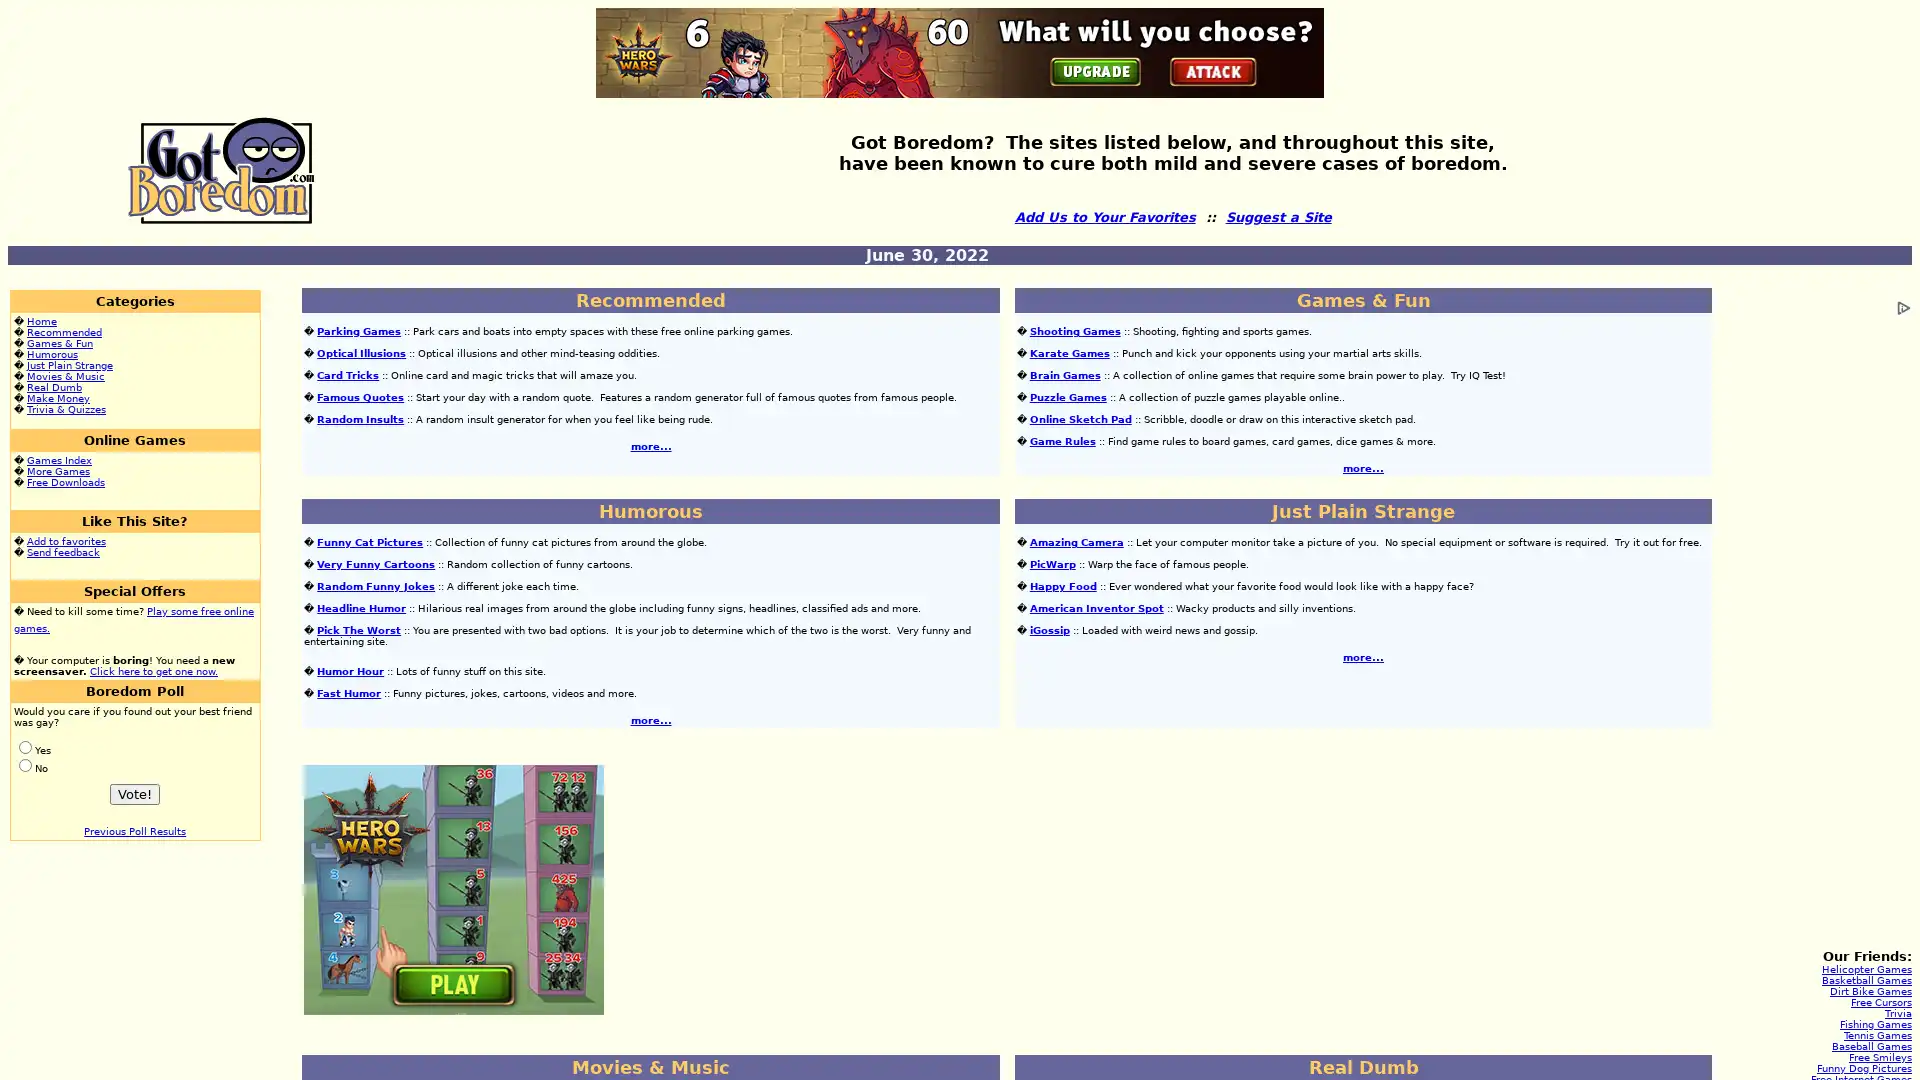 This screenshot has height=1080, width=1920. What do you see at coordinates (133, 793) in the screenshot?
I see `Vote!` at bounding box center [133, 793].